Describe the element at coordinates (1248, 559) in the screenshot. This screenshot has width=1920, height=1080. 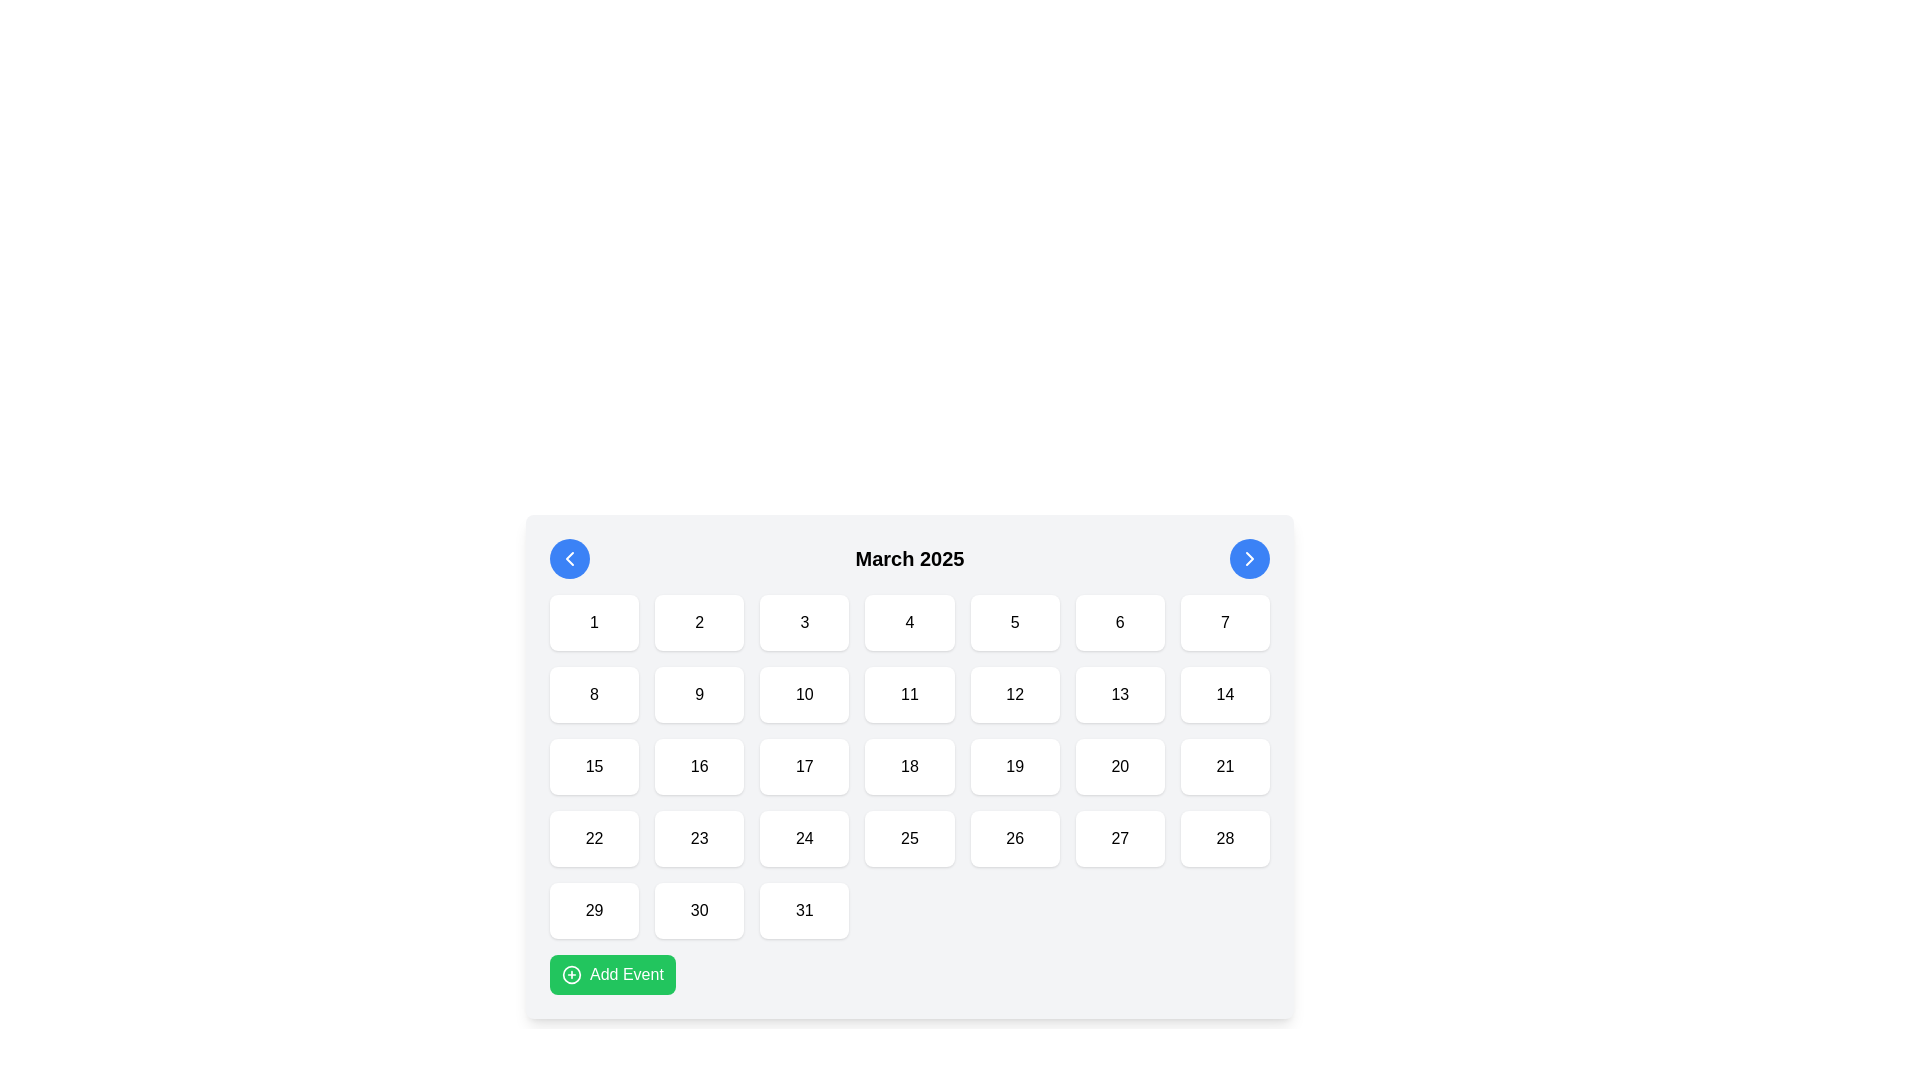
I see `the right-facing chevron arrow icon located inside a circular blue button in the top-right corner of the calendar interface header` at that location.